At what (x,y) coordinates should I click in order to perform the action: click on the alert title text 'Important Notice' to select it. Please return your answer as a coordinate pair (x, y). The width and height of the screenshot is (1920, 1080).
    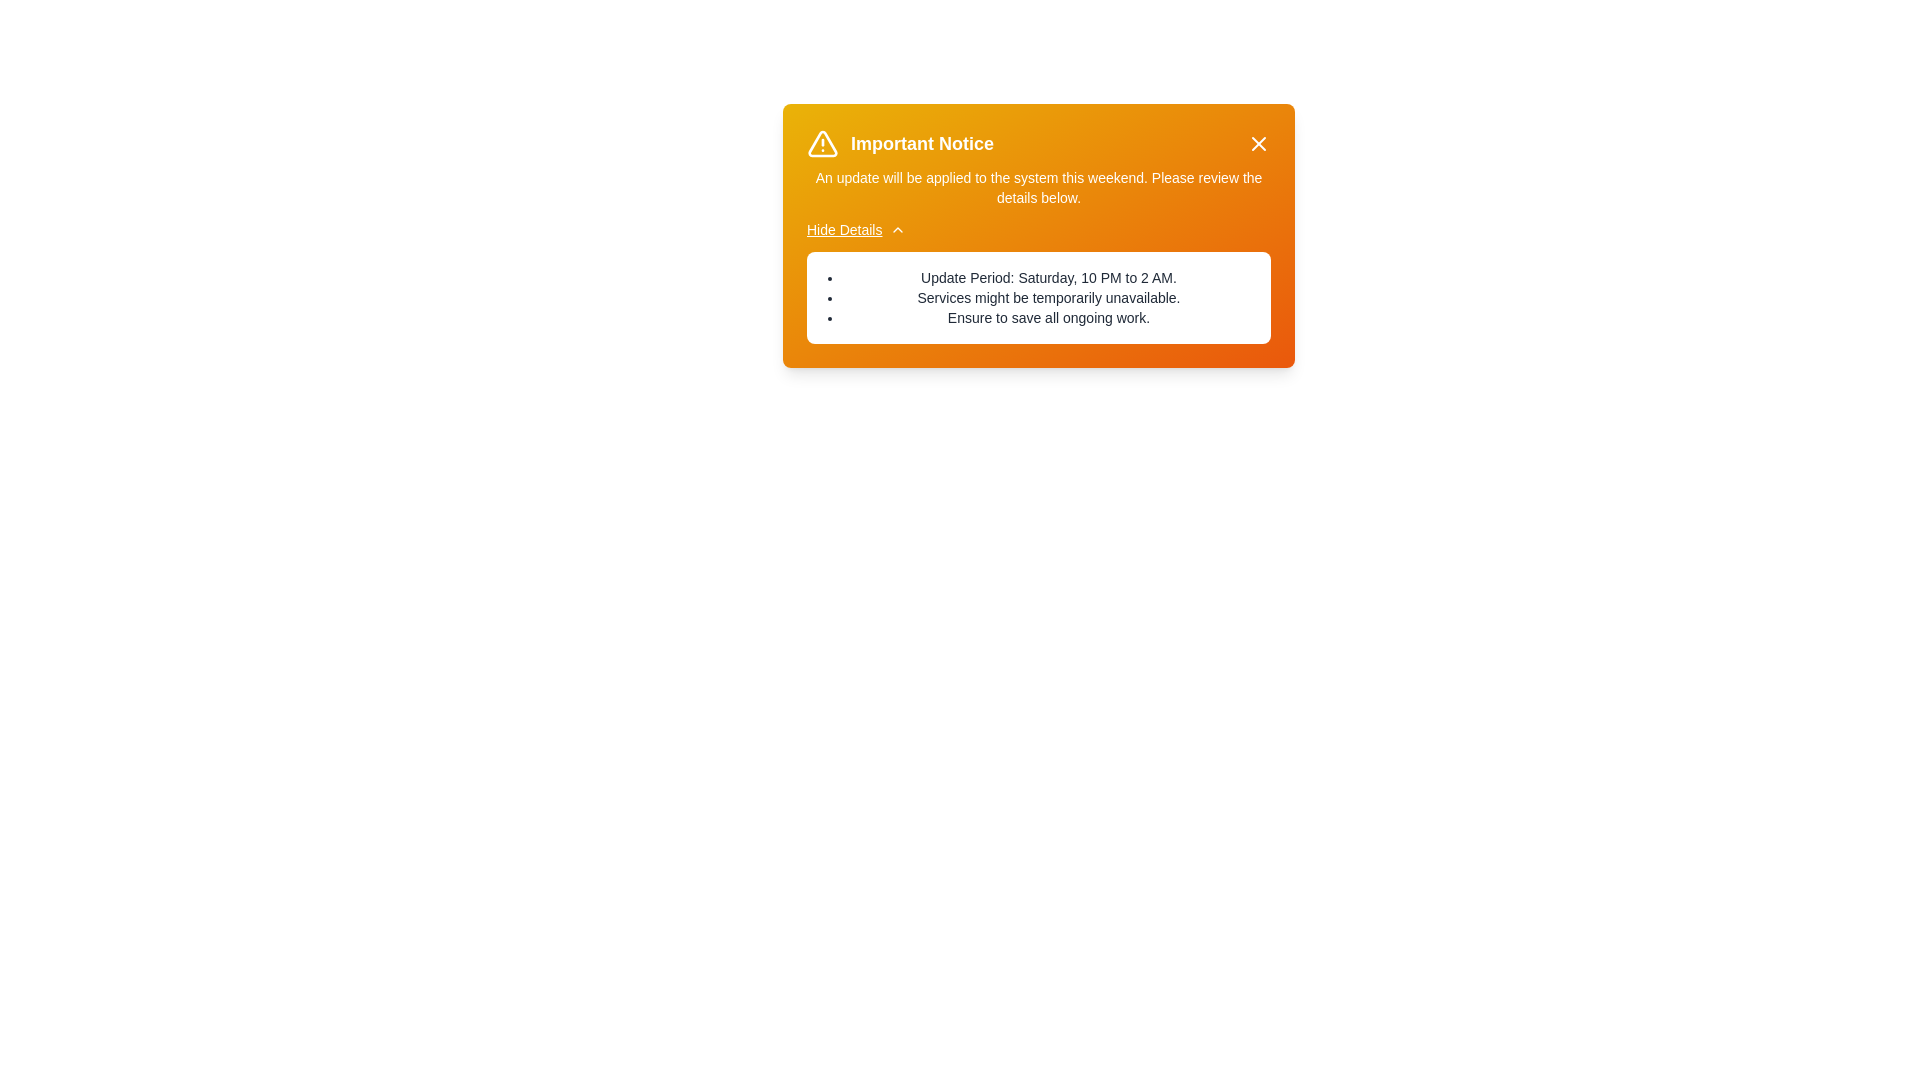
    Looking at the image, I should click on (921, 142).